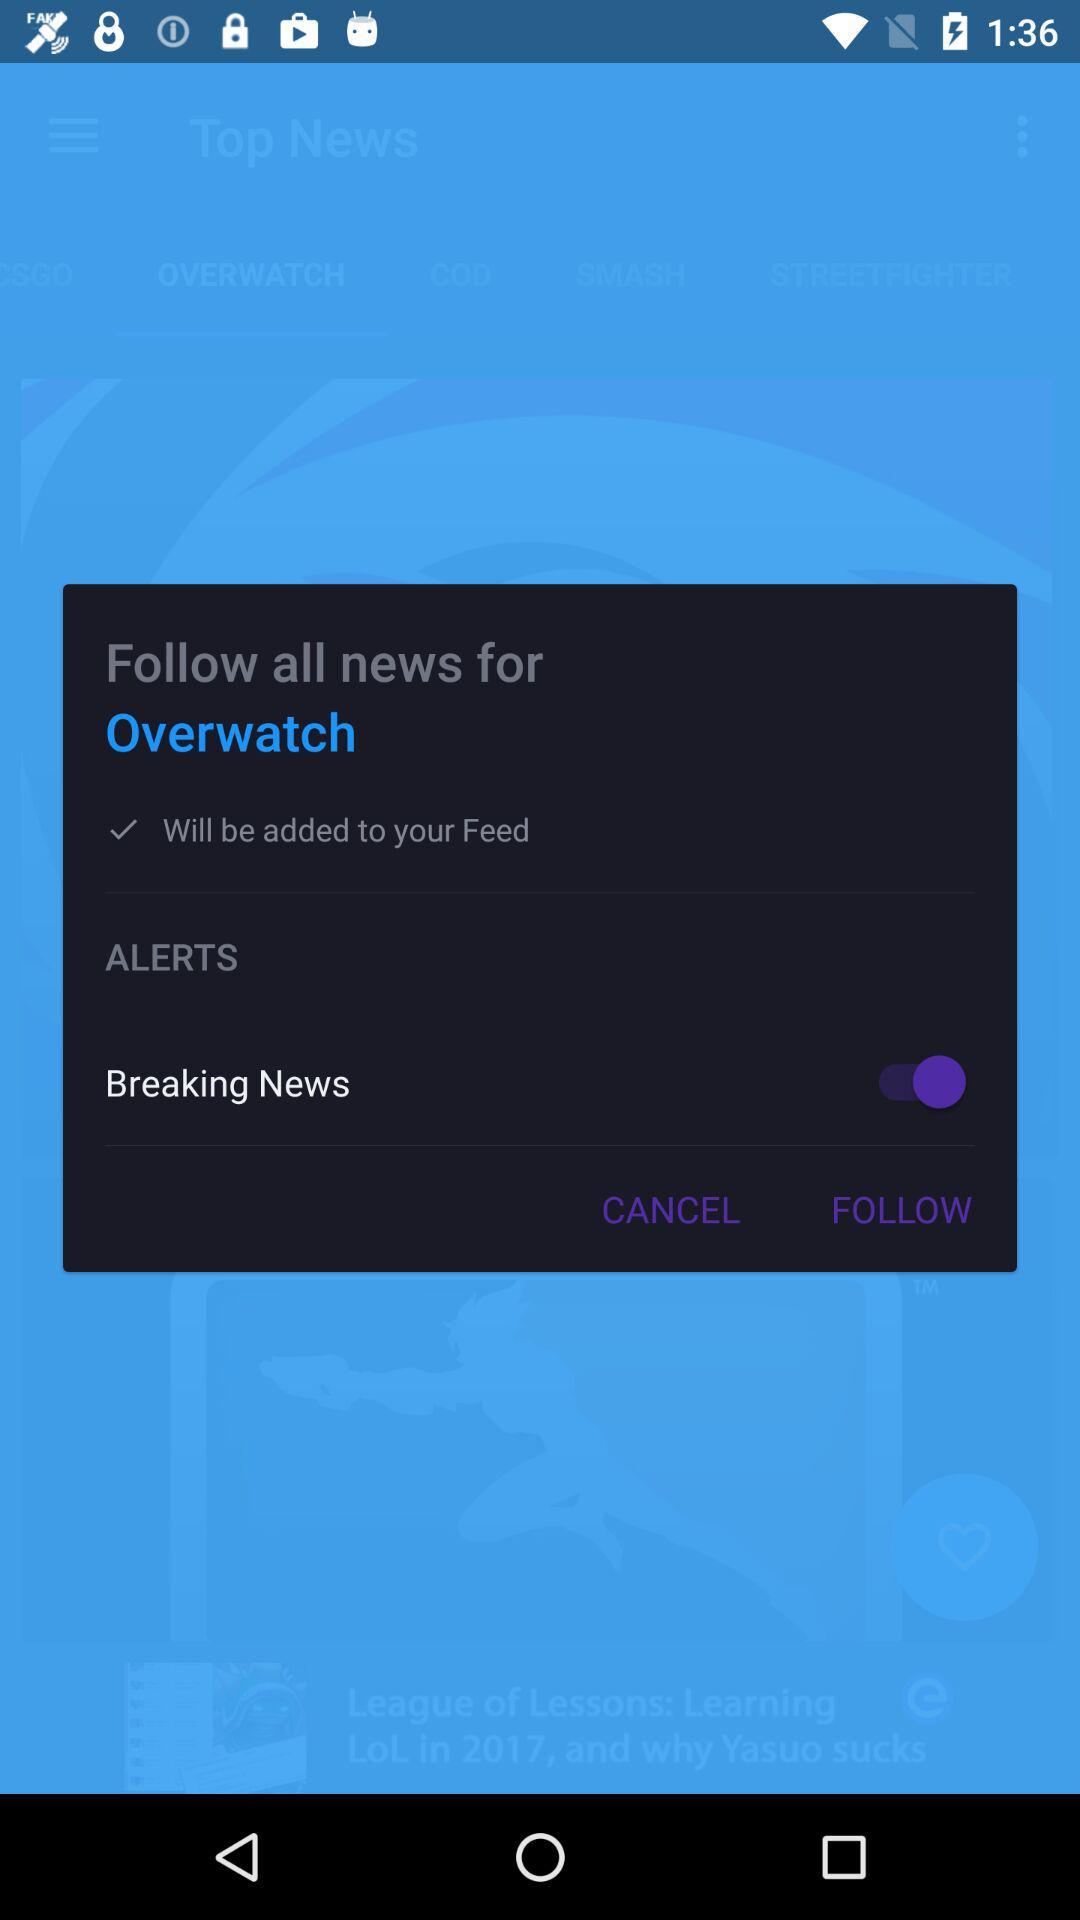 The image size is (1080, 1920). I want to click on item below alerts icon, so click(469, 1081).